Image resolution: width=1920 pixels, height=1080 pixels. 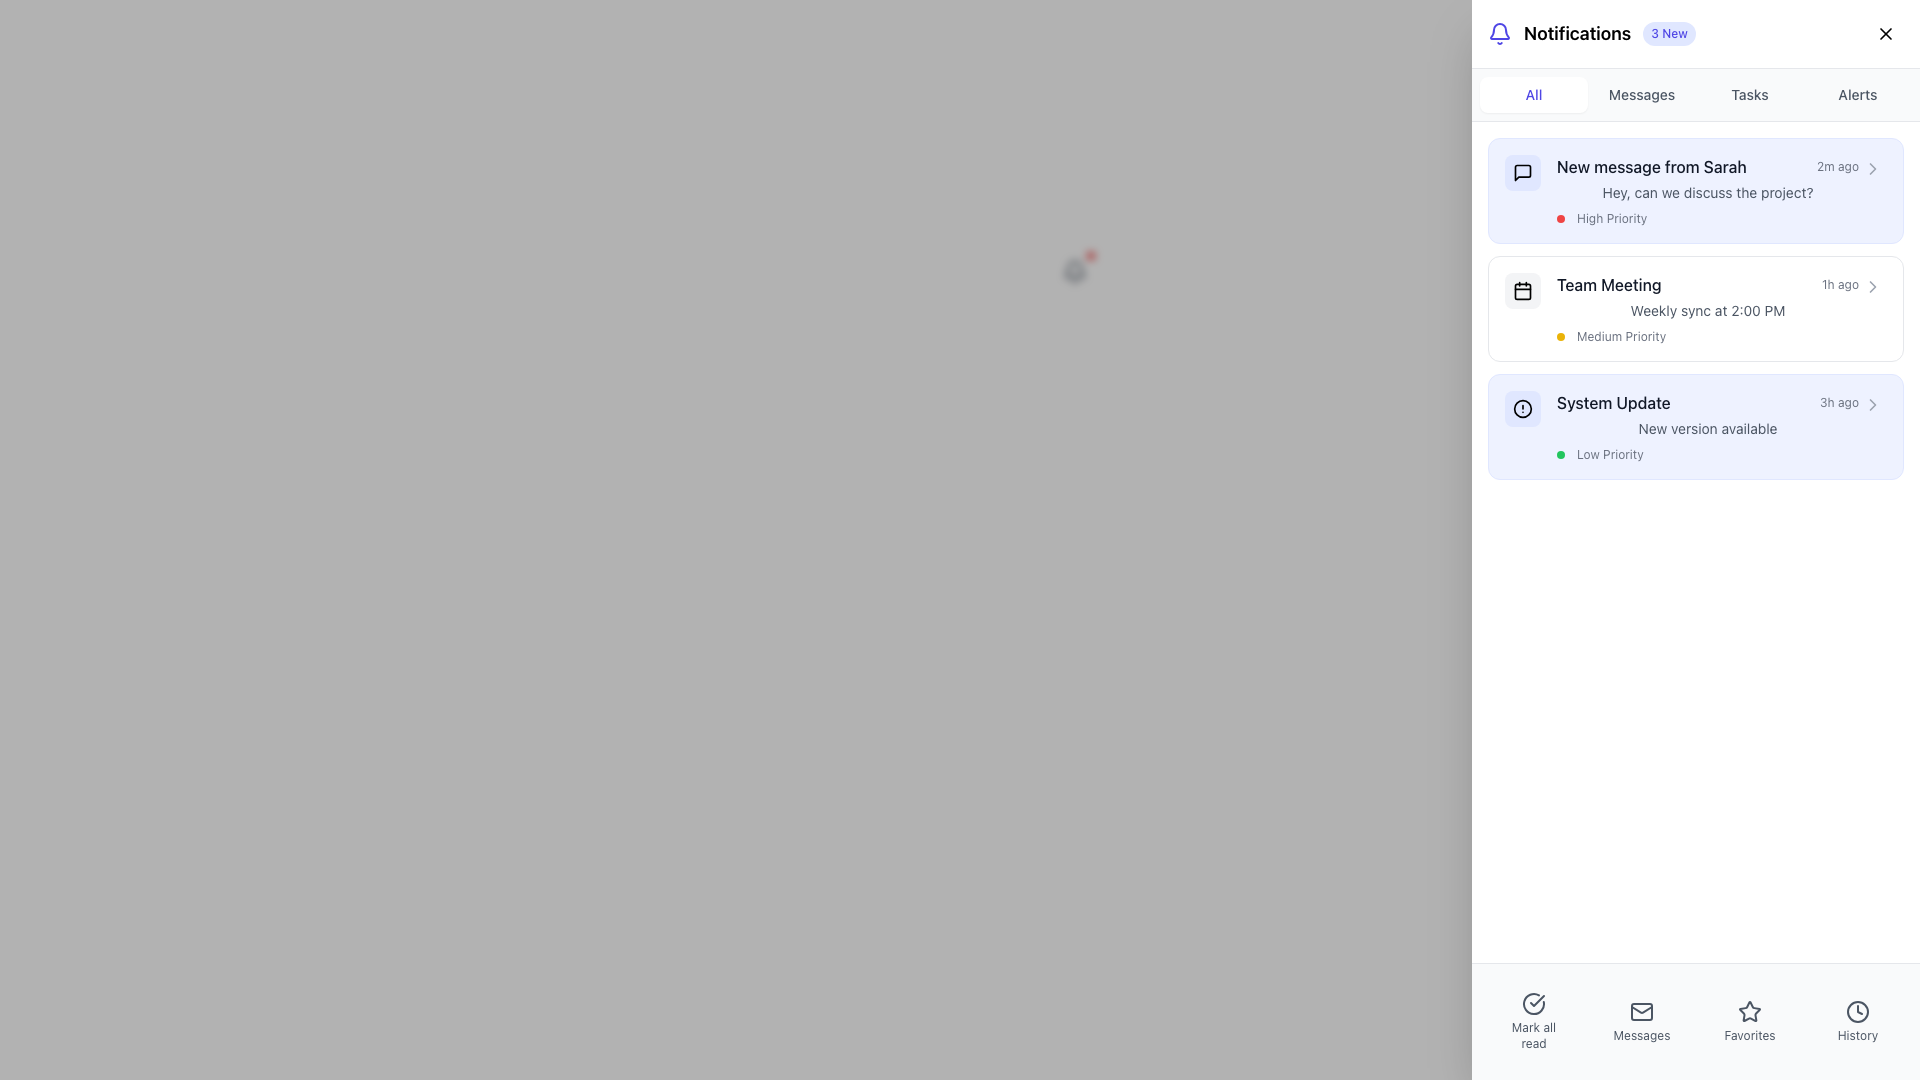 I want to click on the text displaying 'Hey, can we discuss the project?' which is located under the heading 'New message from Sarah', so click(x=1707, y=192).